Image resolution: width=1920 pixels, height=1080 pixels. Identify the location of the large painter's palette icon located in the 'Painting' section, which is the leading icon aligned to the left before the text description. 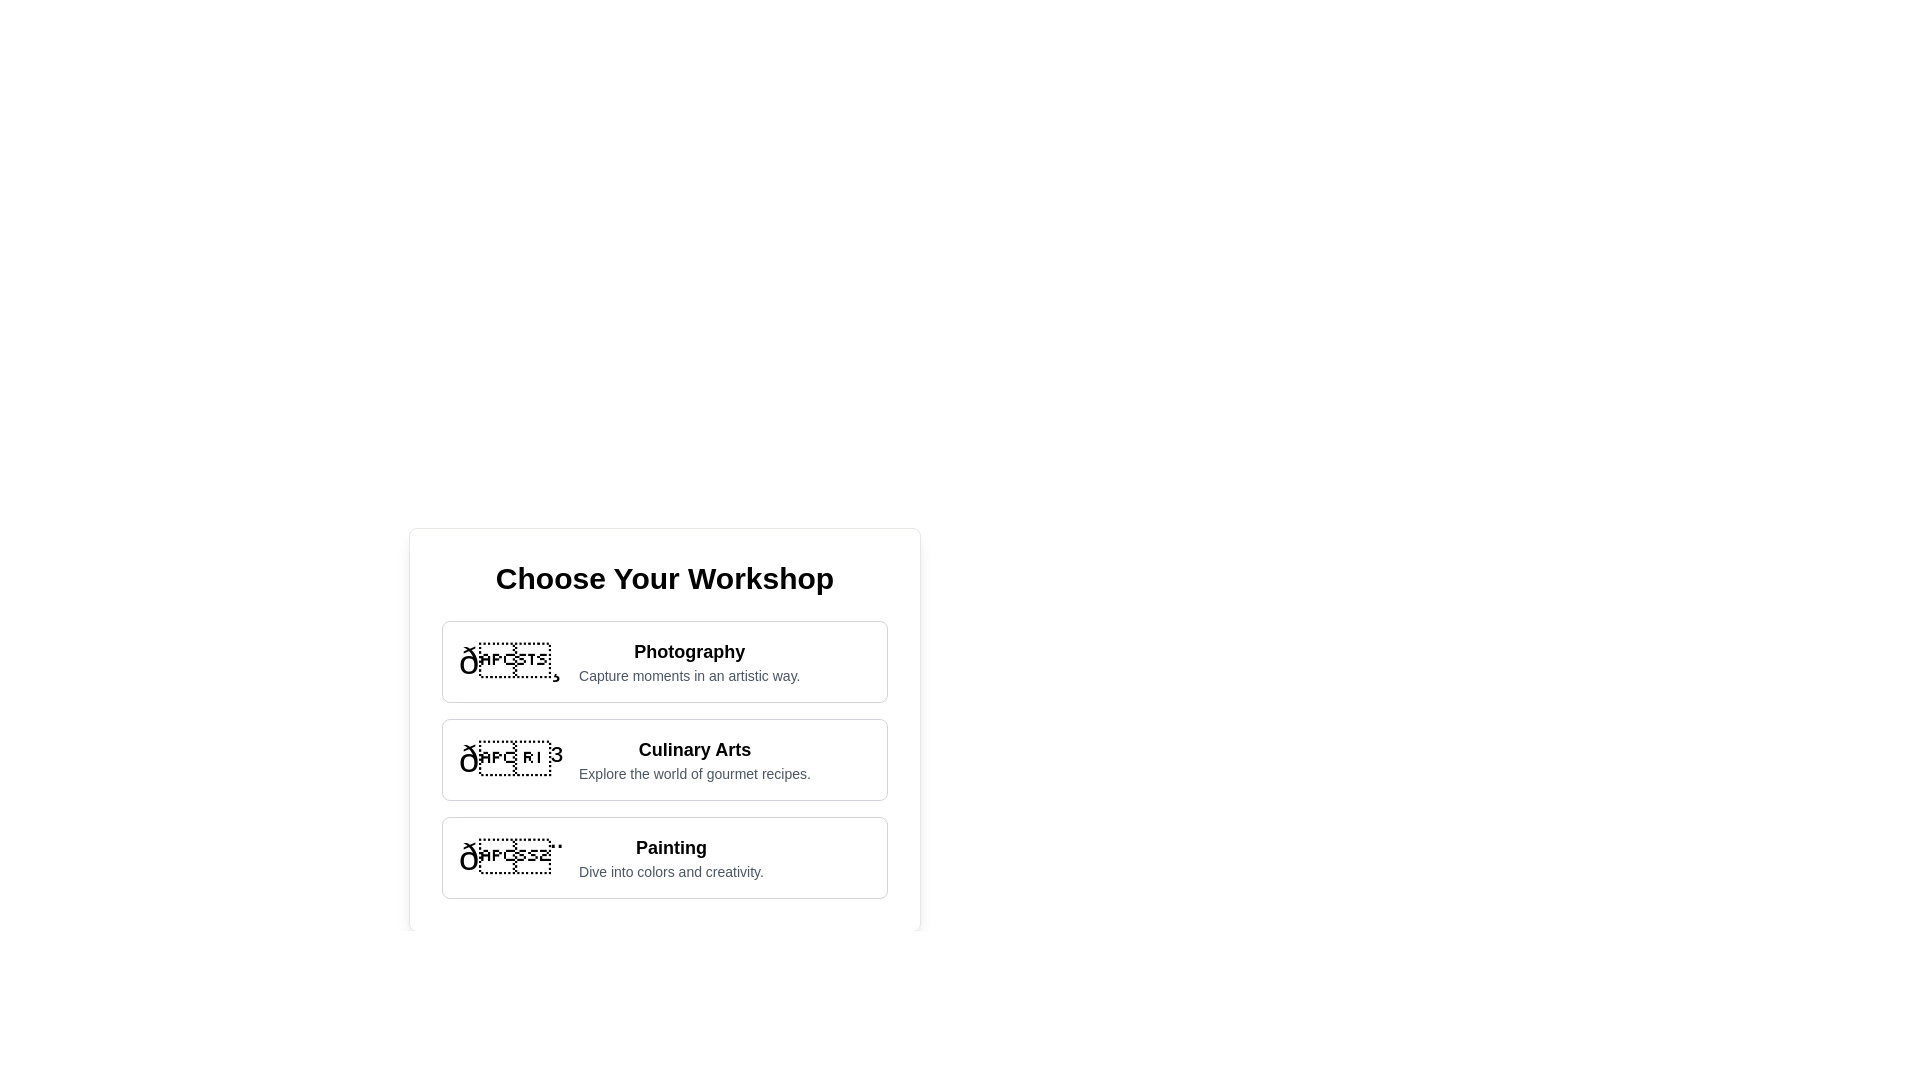
(511, 856).